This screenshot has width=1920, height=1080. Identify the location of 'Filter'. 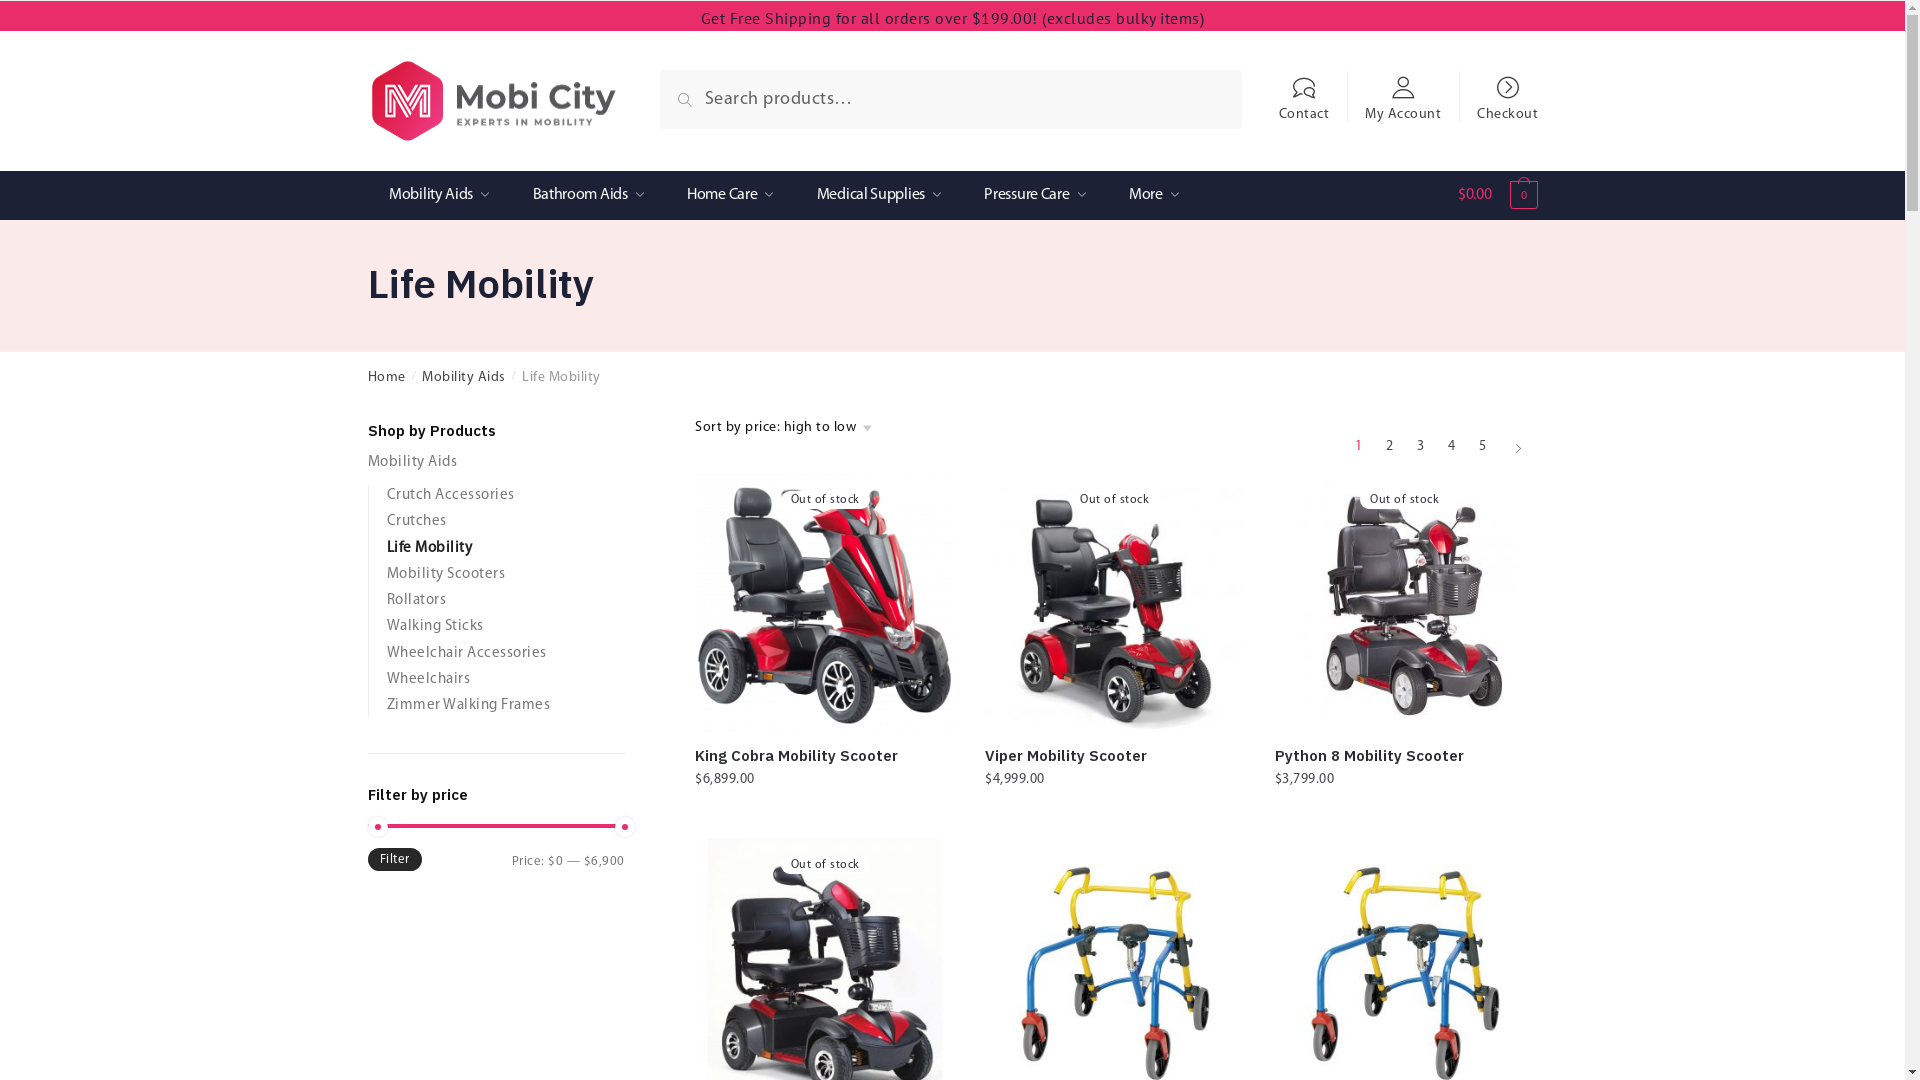
(394, 858).